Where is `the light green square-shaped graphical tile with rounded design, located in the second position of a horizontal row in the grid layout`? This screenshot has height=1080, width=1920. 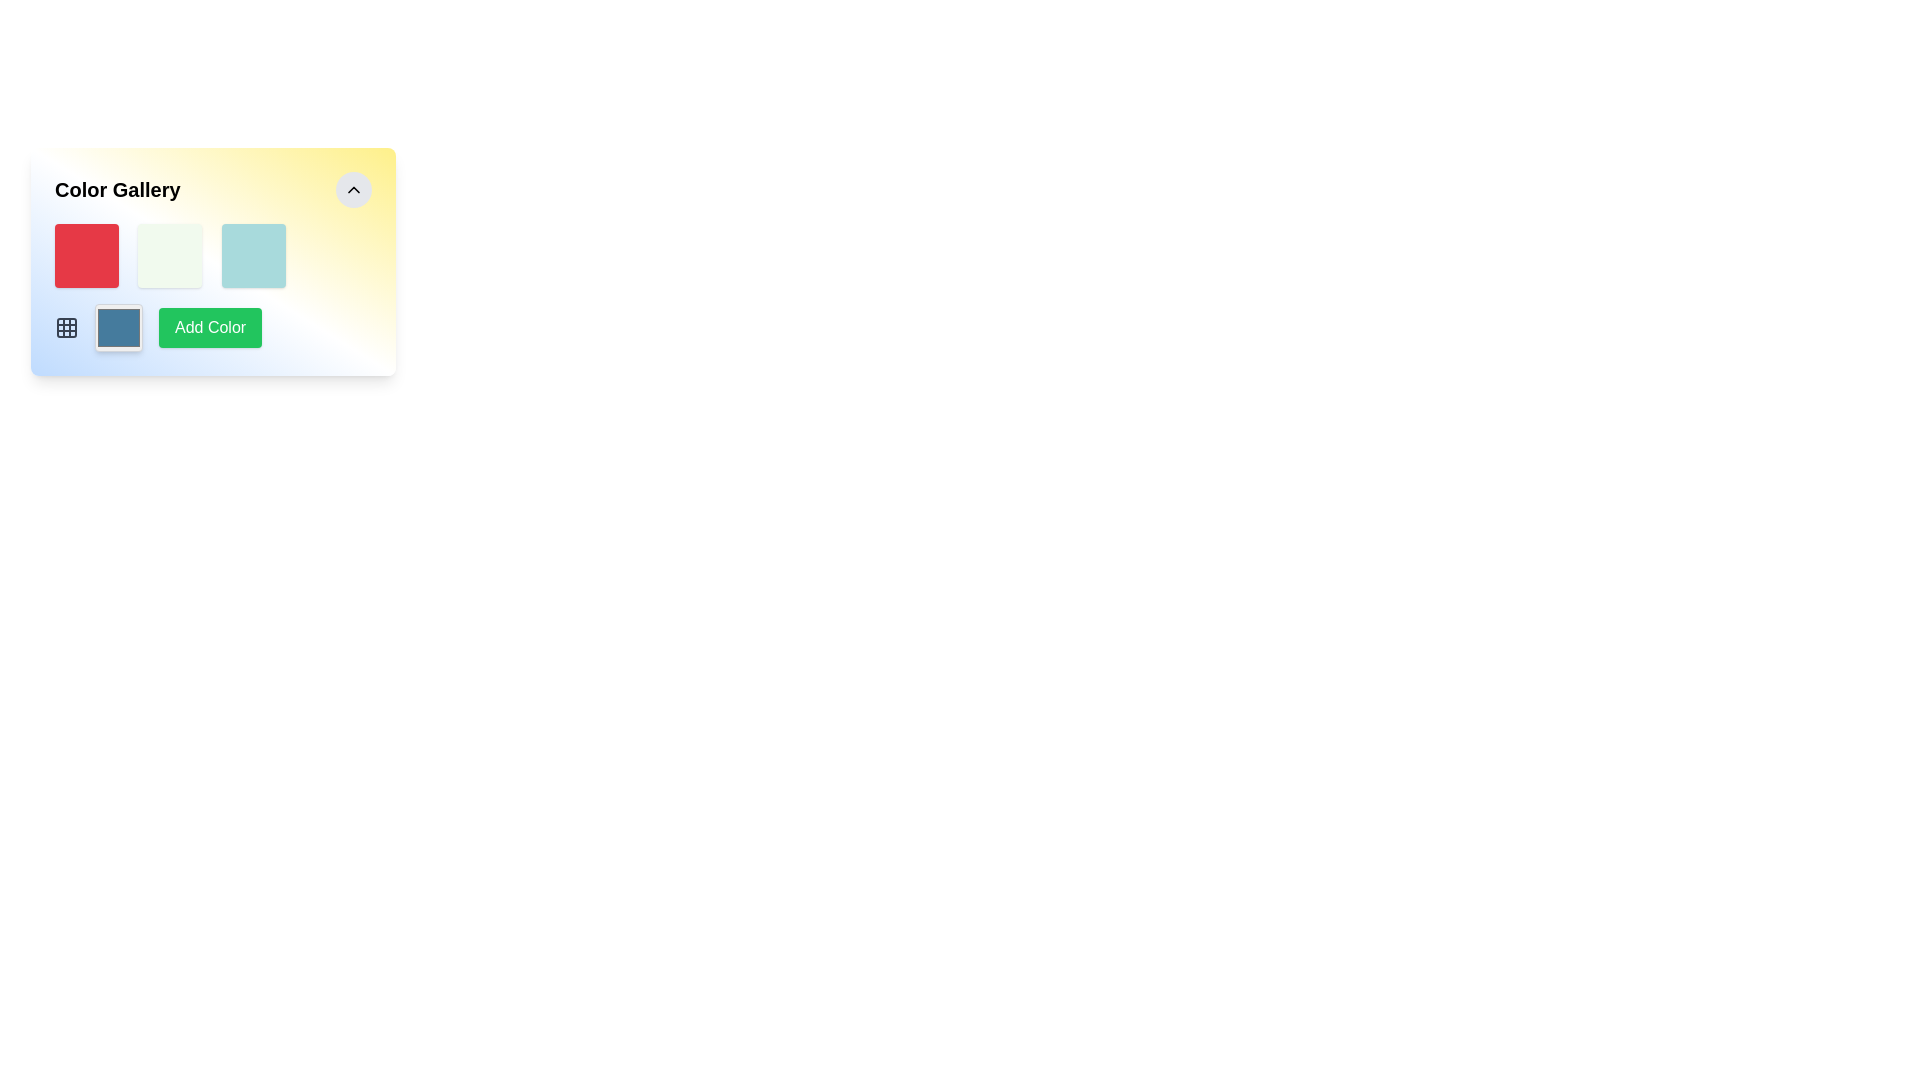
the light green square-shaped graphical tile with rounded design, located in the second position of a horizontal row in the grid layout is located at coordinates (170, 254).